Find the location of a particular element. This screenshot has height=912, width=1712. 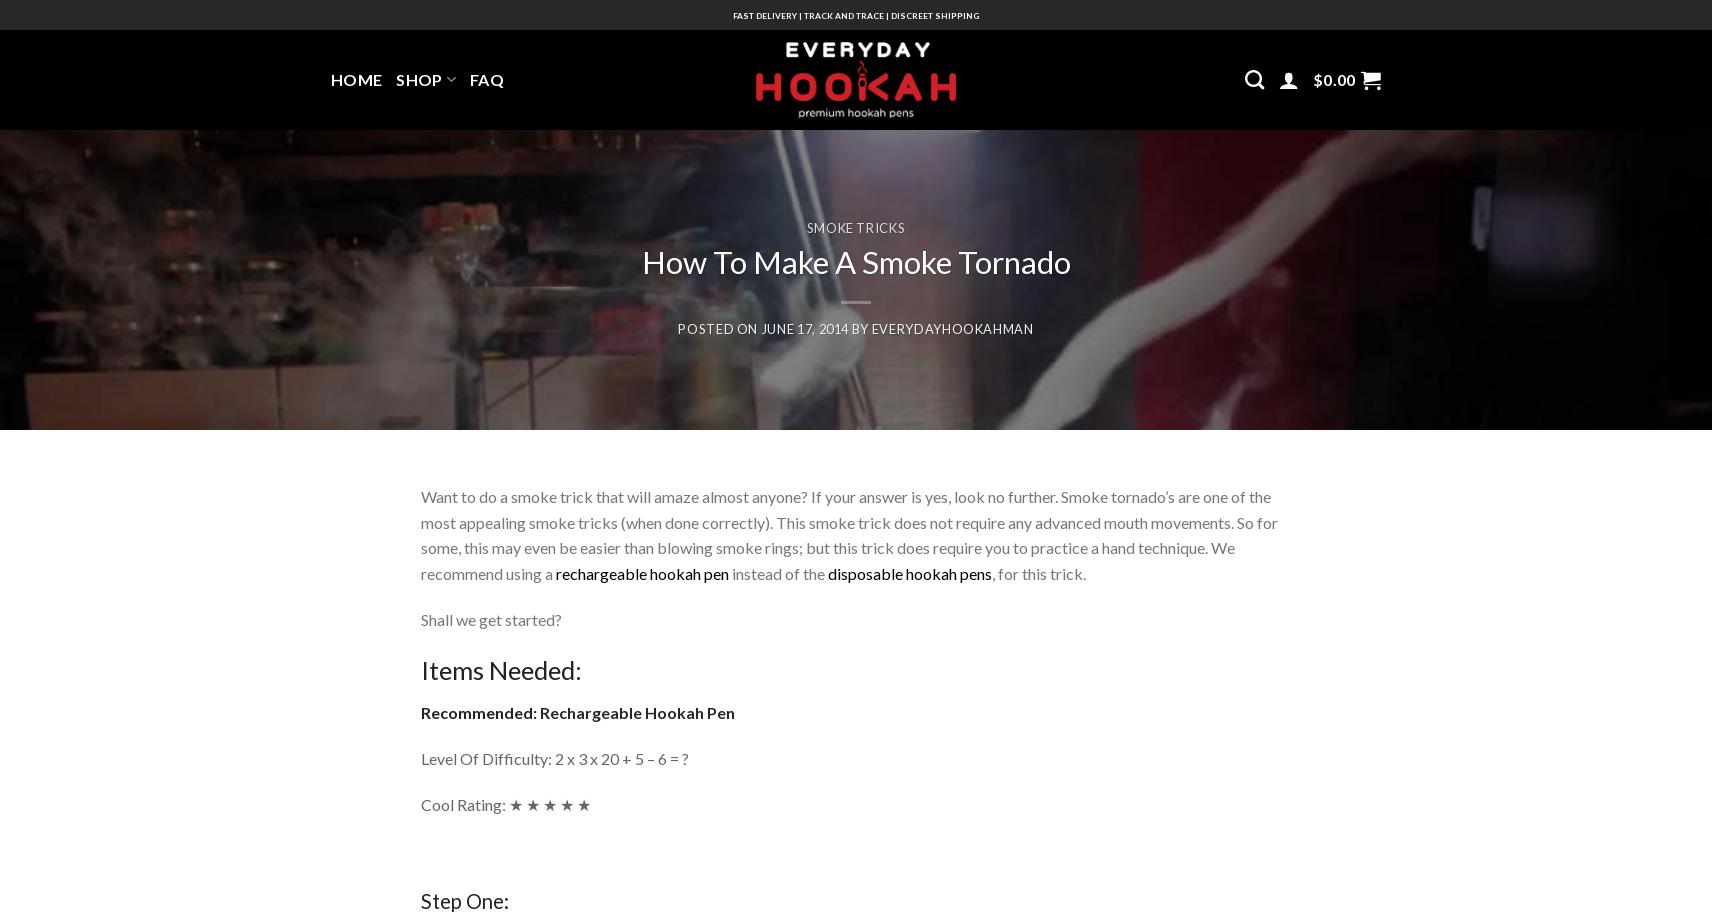

'Smoke Tricks' is located at coordinates (855, 228).